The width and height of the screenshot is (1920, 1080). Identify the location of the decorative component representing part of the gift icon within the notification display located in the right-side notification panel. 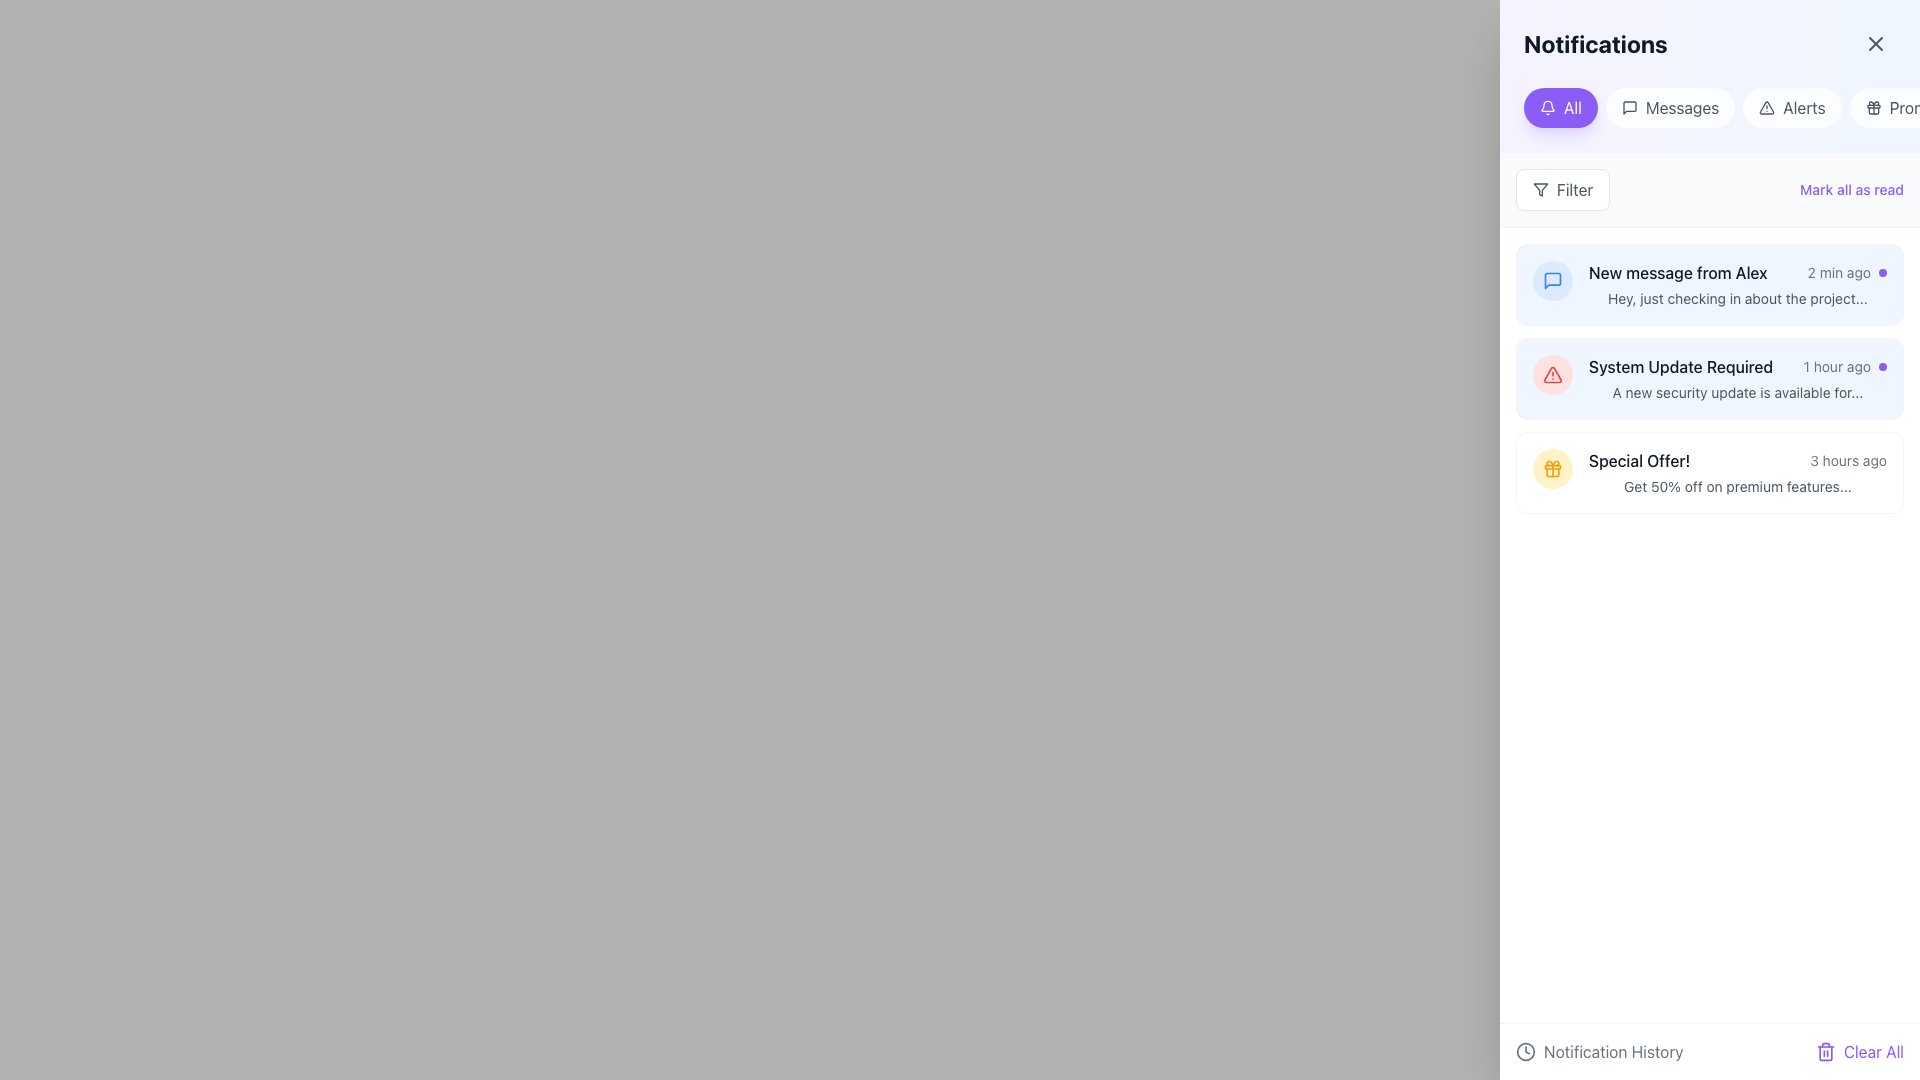
(1552, 466).